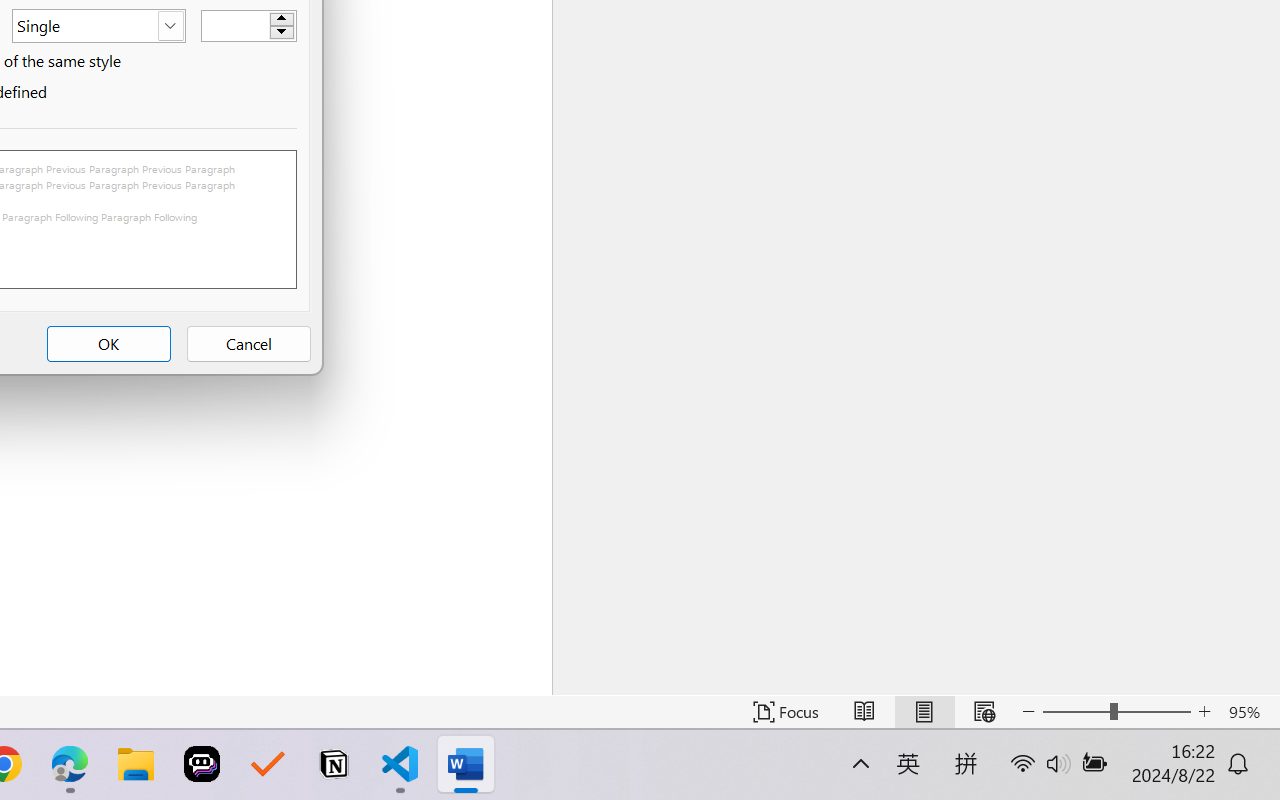  What do you see at coordinates (247, 344) in the screenshot?
I see `'Cancel'` at bounding box center [247, 344].